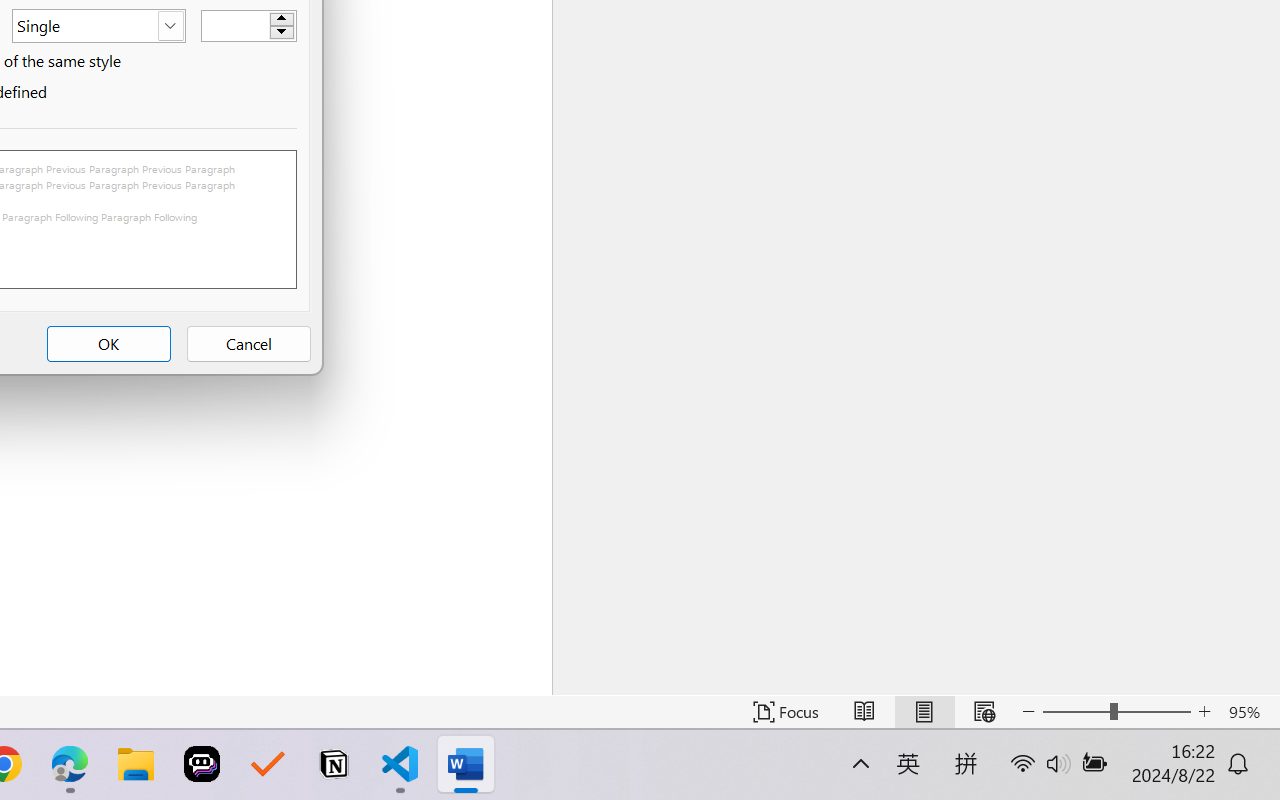  What do you see at coordinates (247, 344) in the screenshot?
I see `'Cancel'` at bounding box center [247, 344].